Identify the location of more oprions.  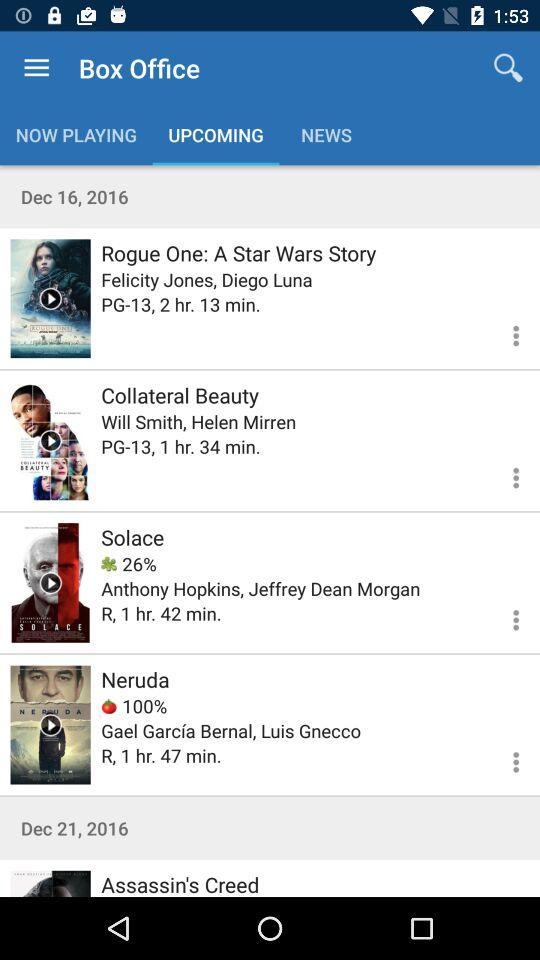
(503, 758).